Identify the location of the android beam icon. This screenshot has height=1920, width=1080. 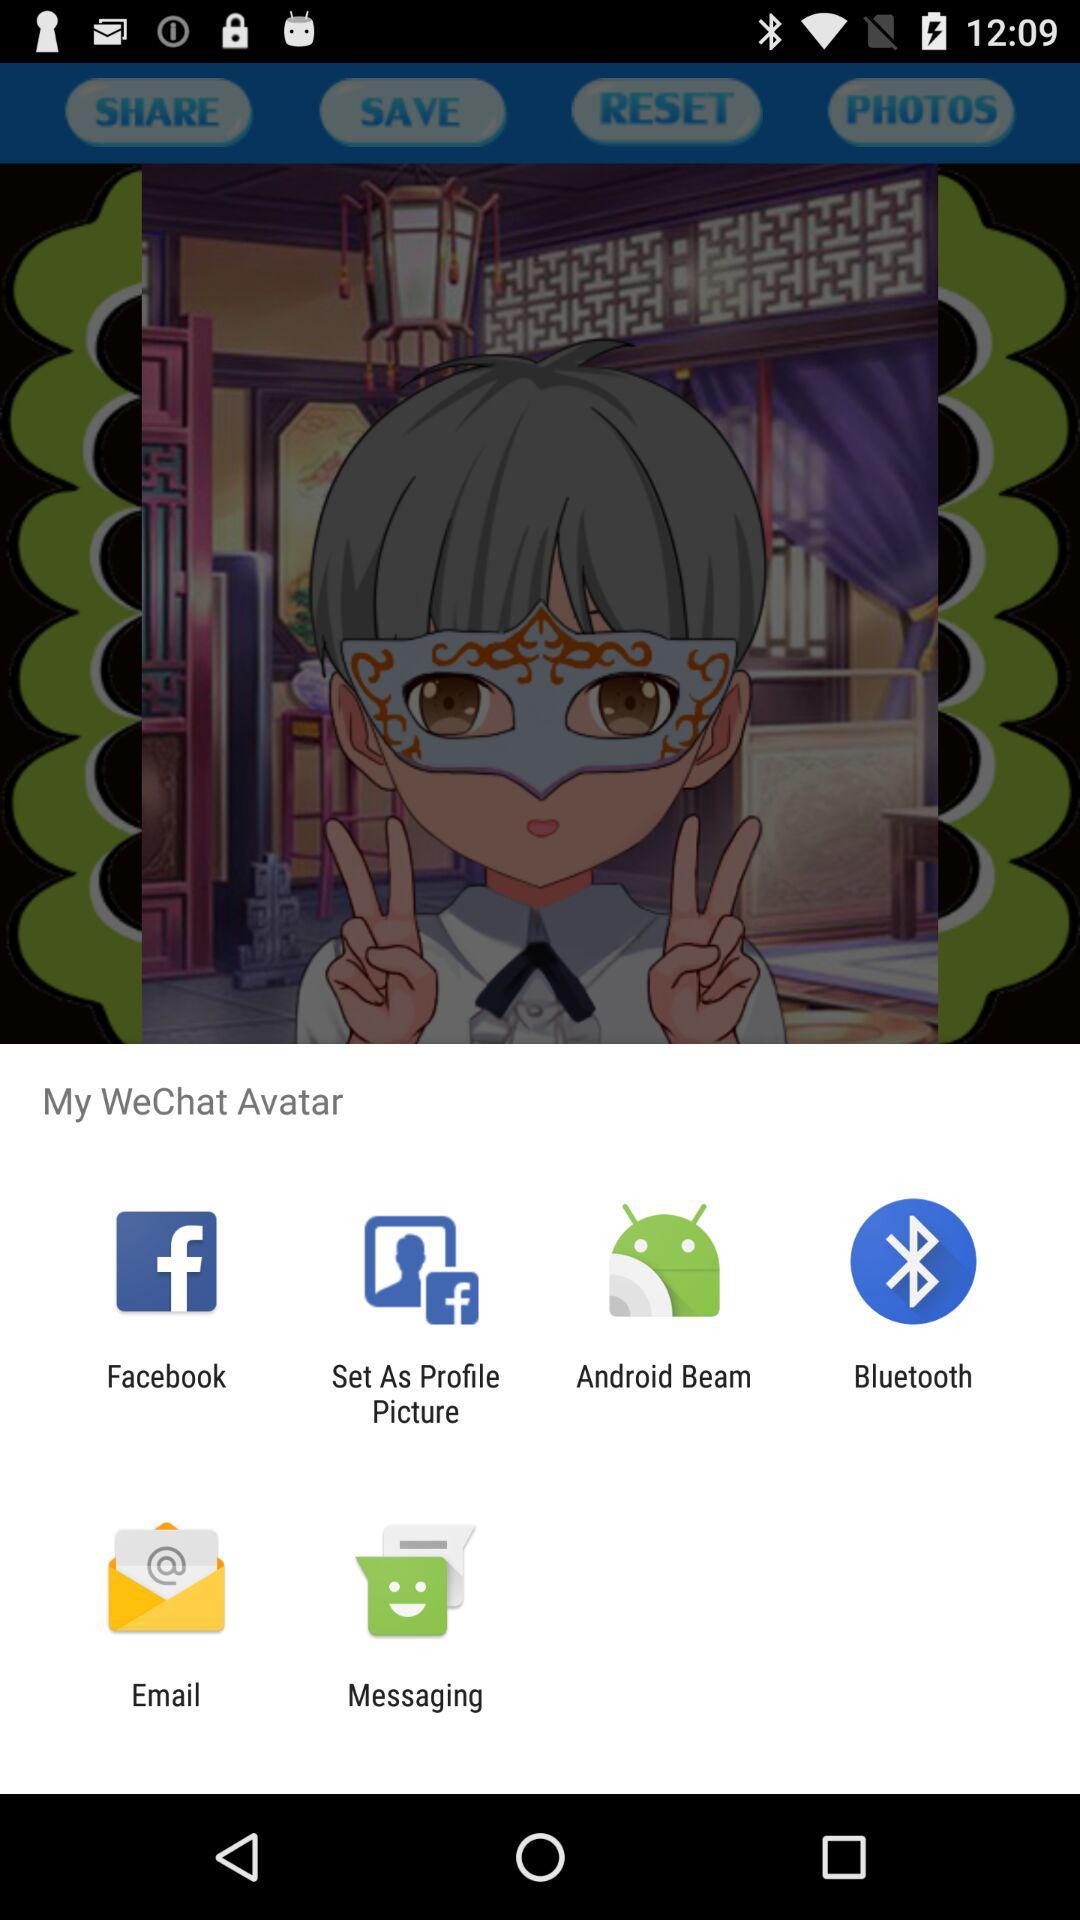
(664, 1392).